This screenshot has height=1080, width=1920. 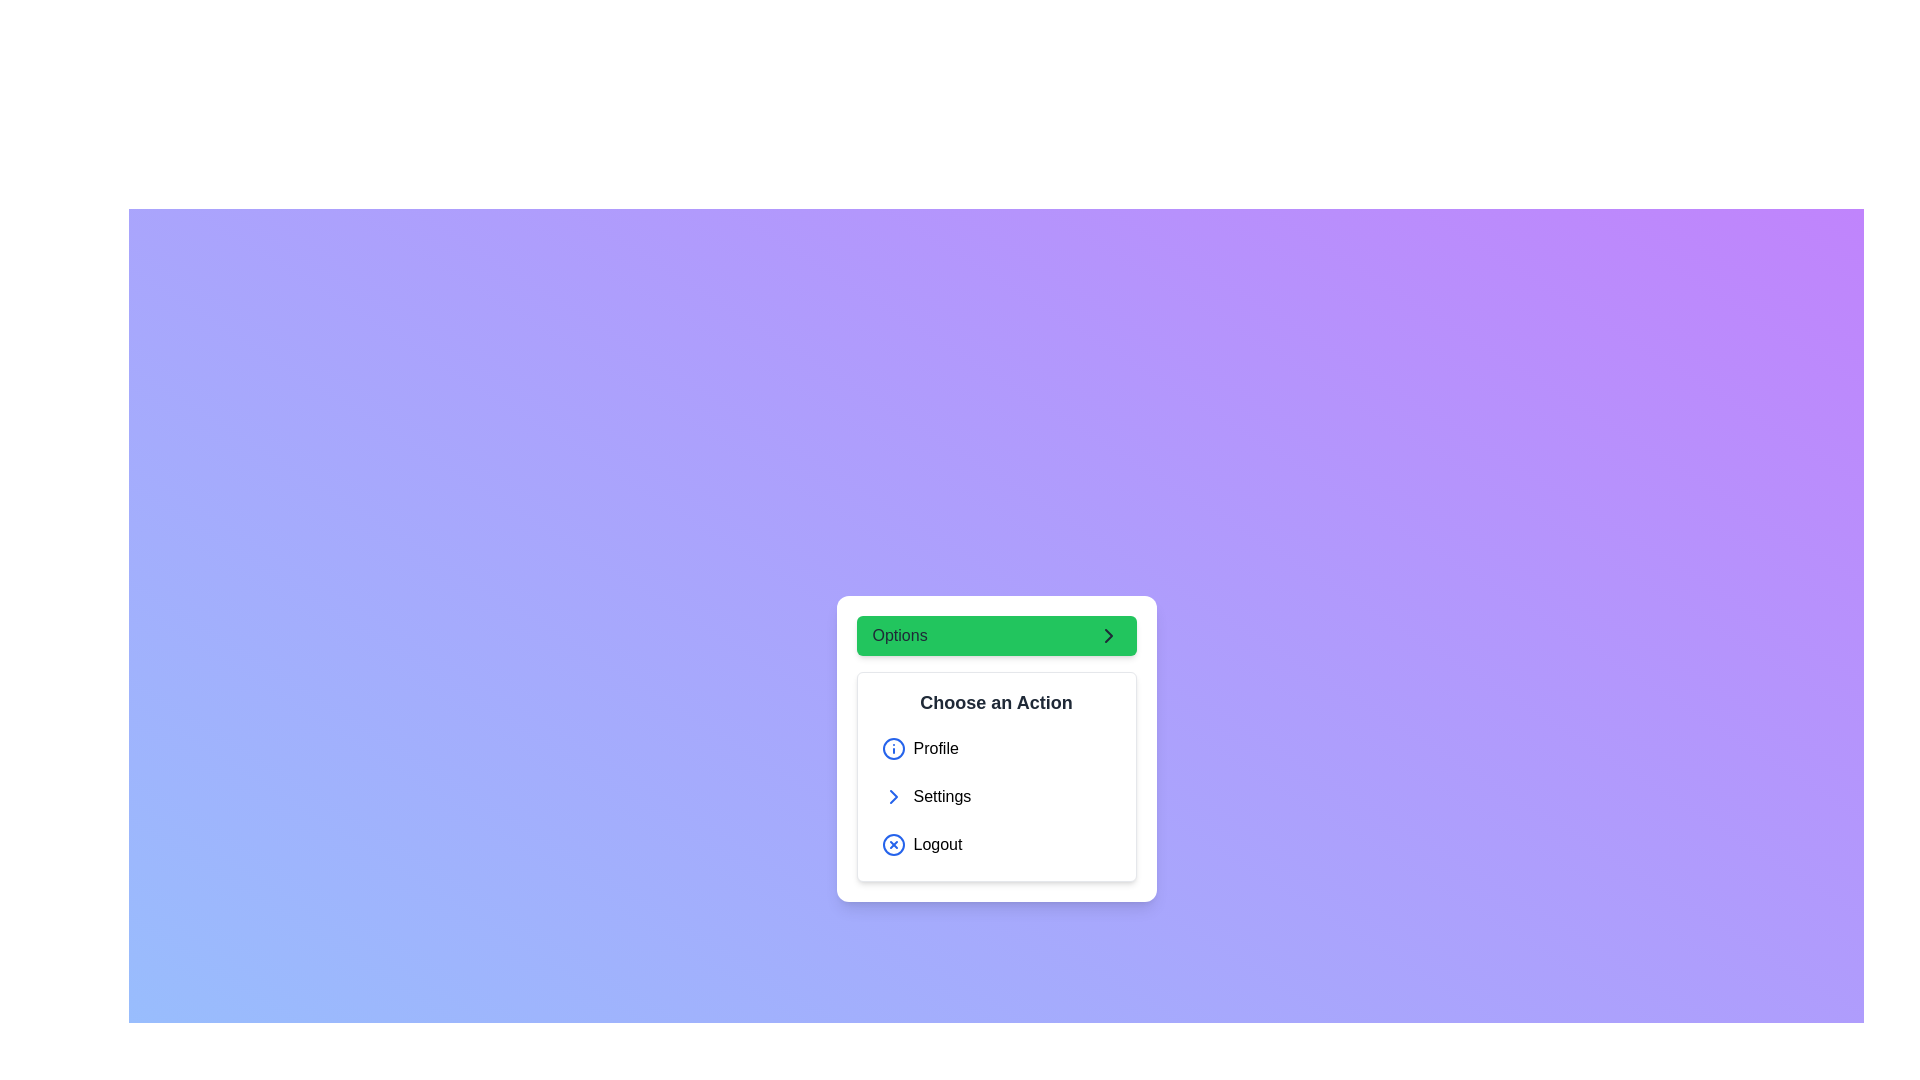 What do you see at coordinates (1107, 636) in the screenshot?
I see `the chevron icon located at the right edge of the 'Options' button` at bounding box center [1107, 636].